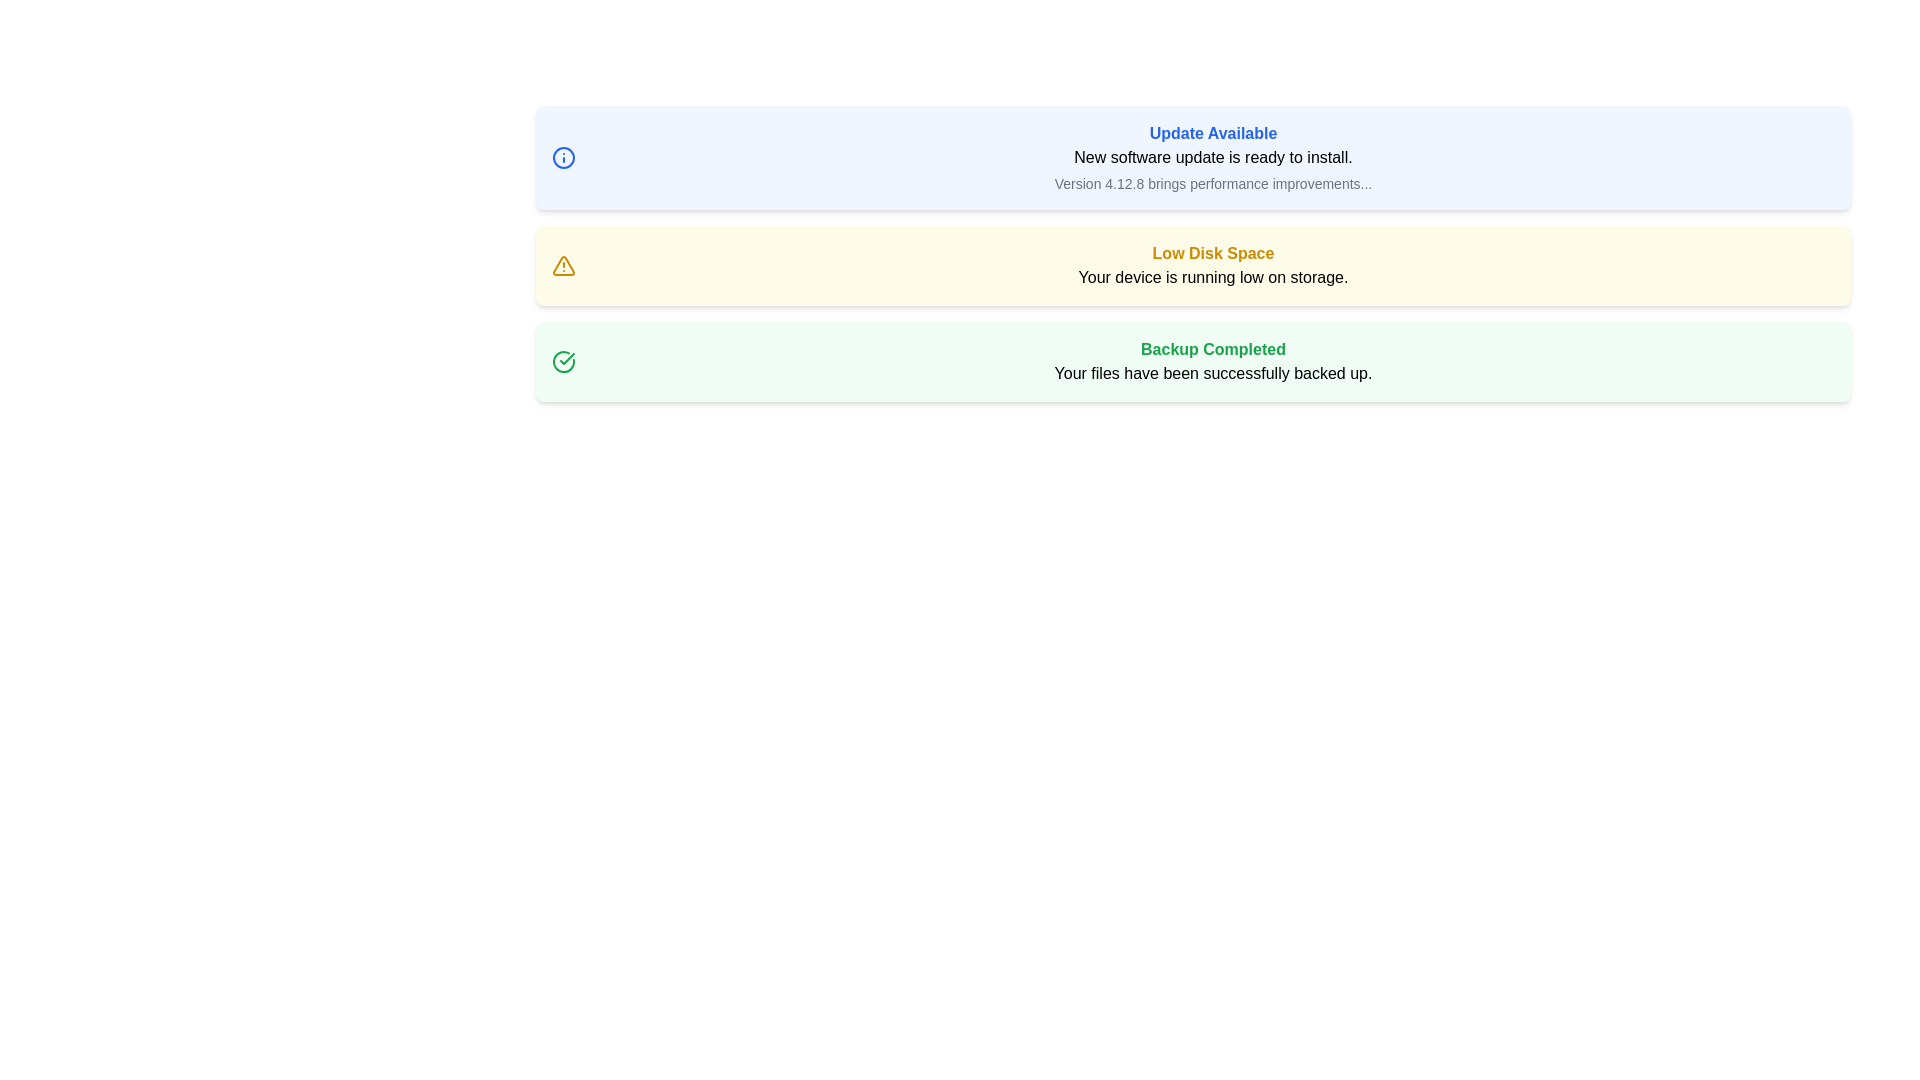 This screenshot has height=1080, width=1920. Describe the element at coordinates (1212, 374) in the screenshot. I see `the text label stating 'Your files have been successfully backed up.' which is located below the heading 'Backup Completed' in the notification panel with a light green background` at that location.